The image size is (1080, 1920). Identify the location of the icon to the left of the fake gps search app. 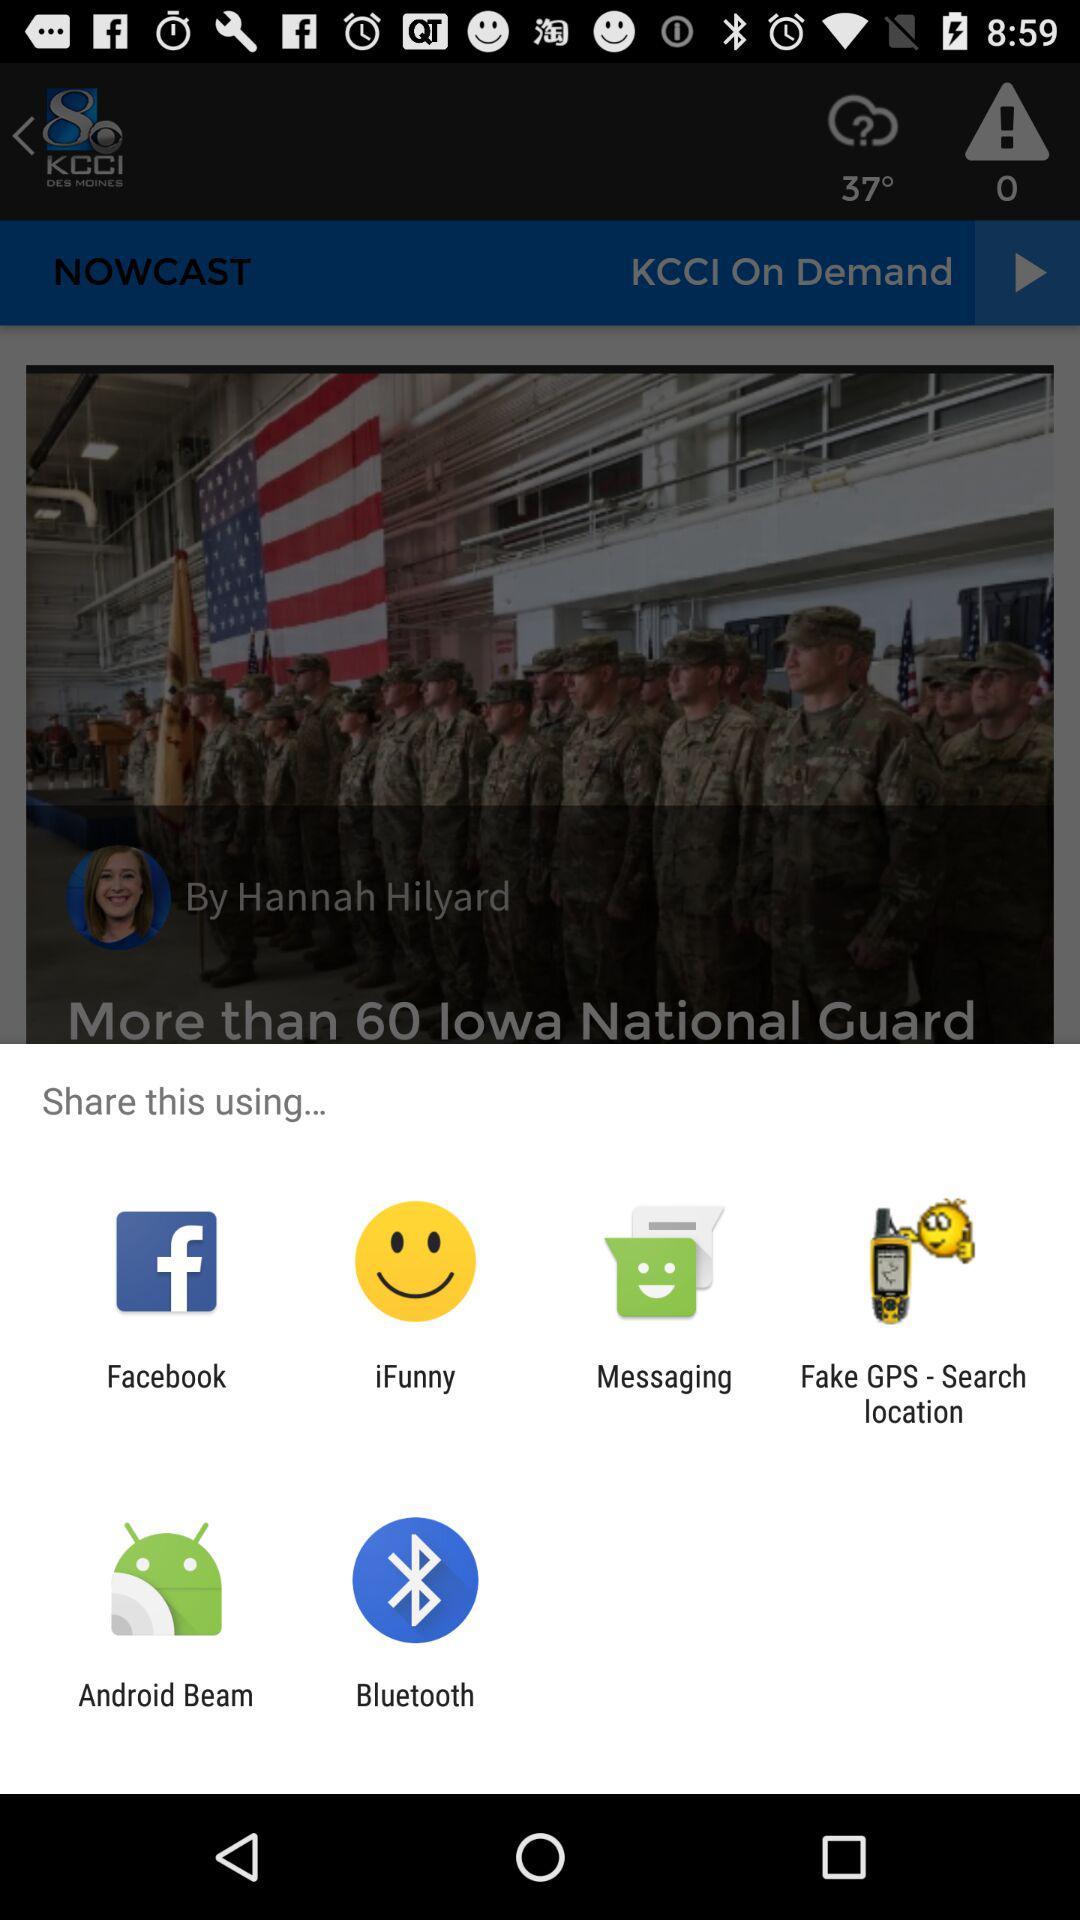
(664, 1392).